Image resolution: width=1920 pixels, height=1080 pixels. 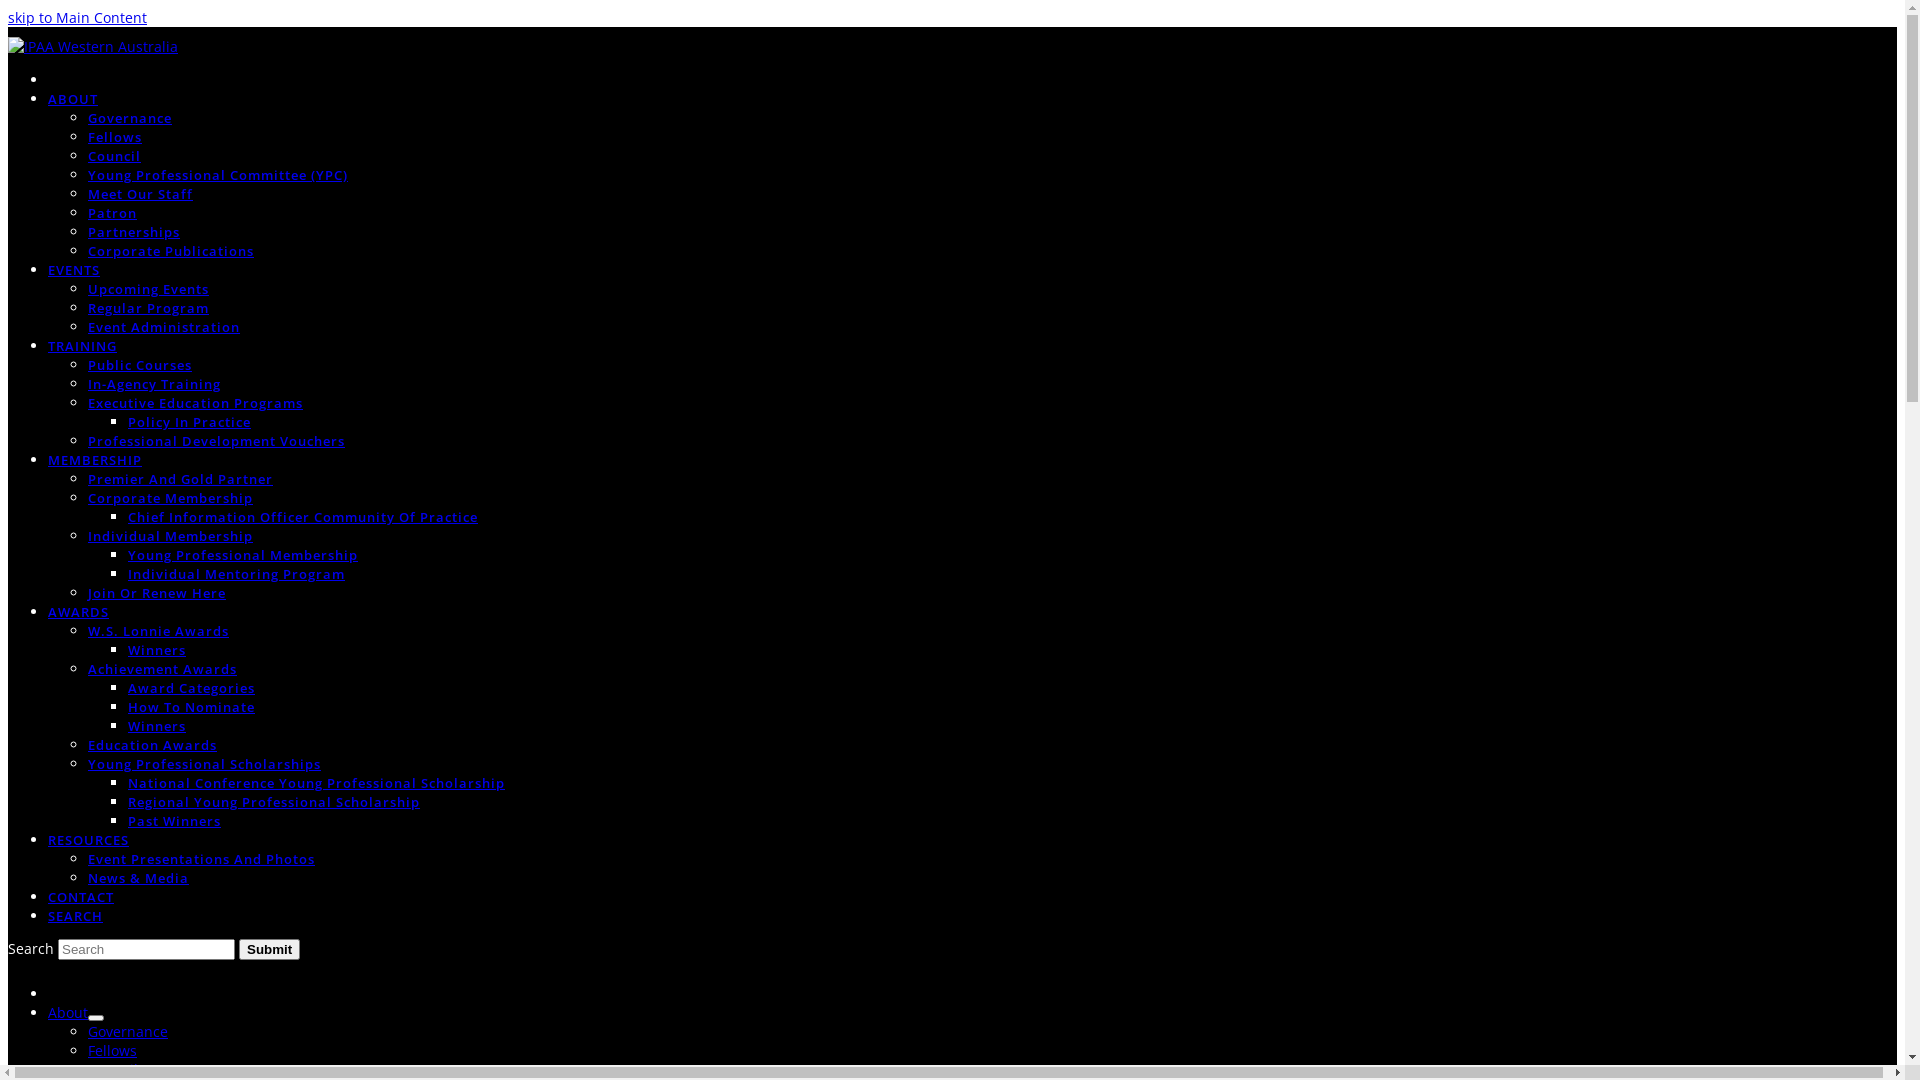 What do you see at coordinates (80, 895) in the screenshot?
I see `'CONTACT'` at bounding box center [80, 895].